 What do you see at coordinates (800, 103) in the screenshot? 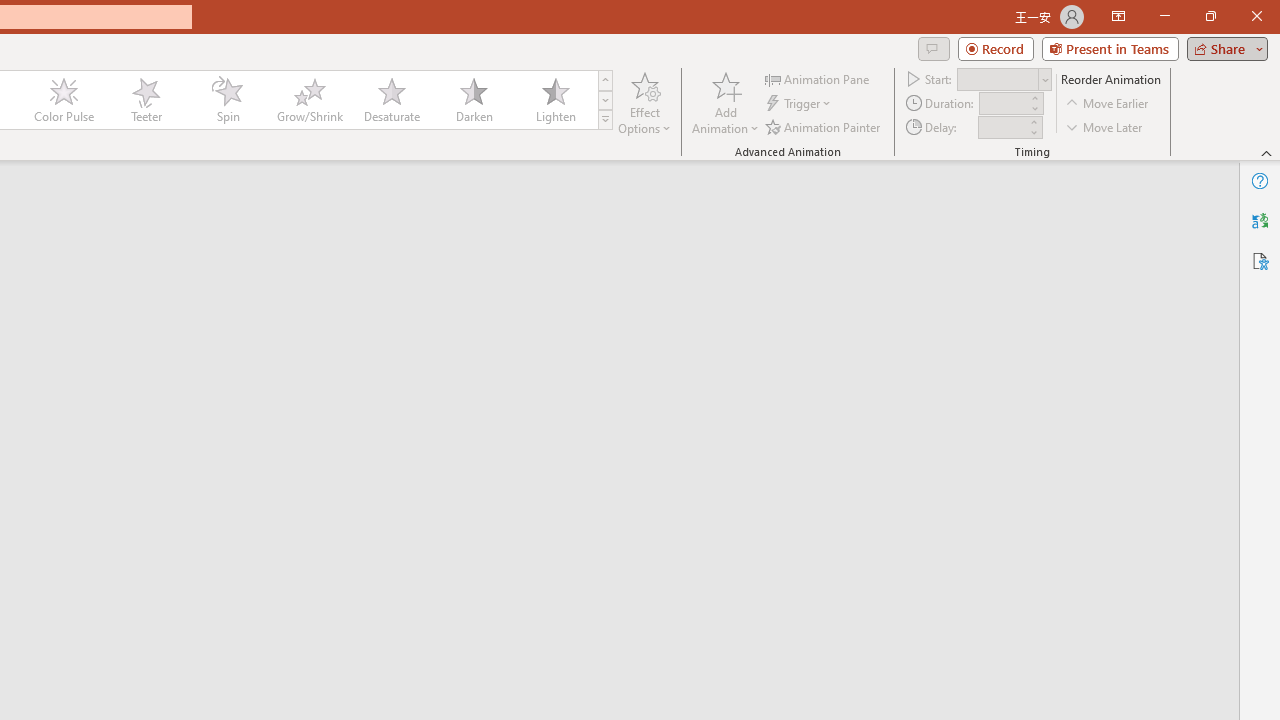
I see `'Trigger'` at bounding box center [800, 103].